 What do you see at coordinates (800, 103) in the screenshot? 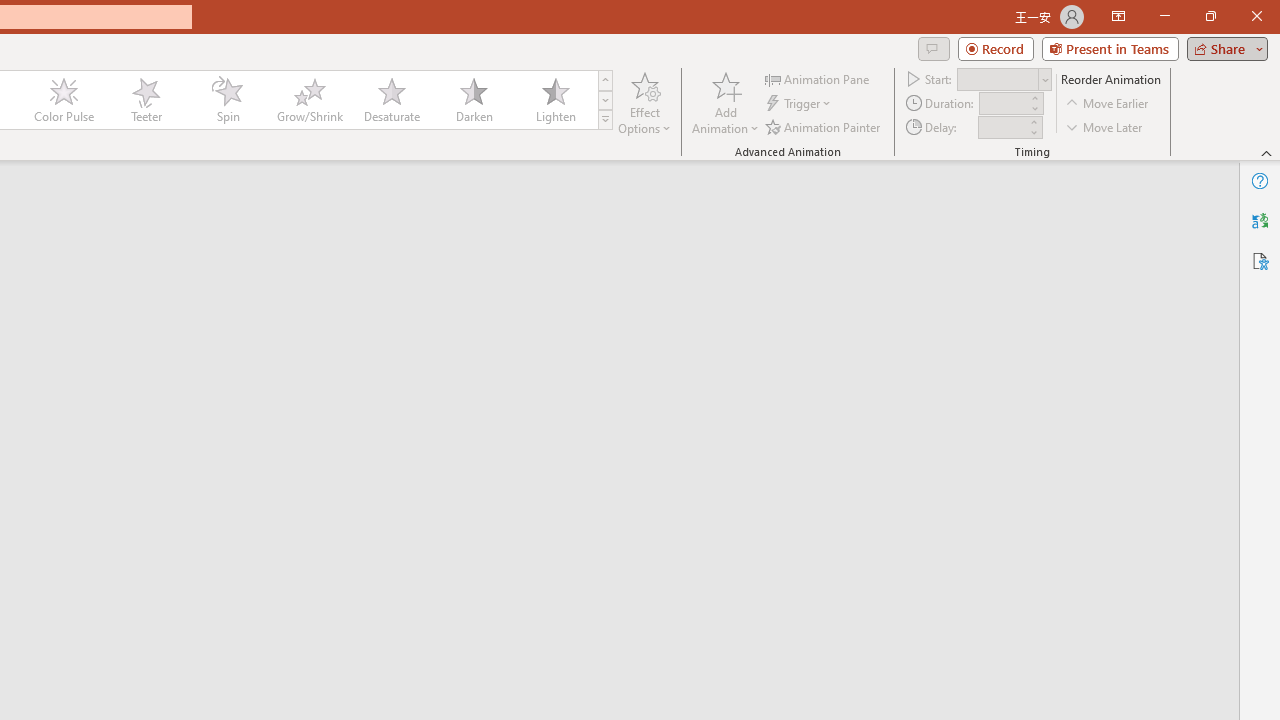
I see `'Trigger'` at bounding box center [800, 103].